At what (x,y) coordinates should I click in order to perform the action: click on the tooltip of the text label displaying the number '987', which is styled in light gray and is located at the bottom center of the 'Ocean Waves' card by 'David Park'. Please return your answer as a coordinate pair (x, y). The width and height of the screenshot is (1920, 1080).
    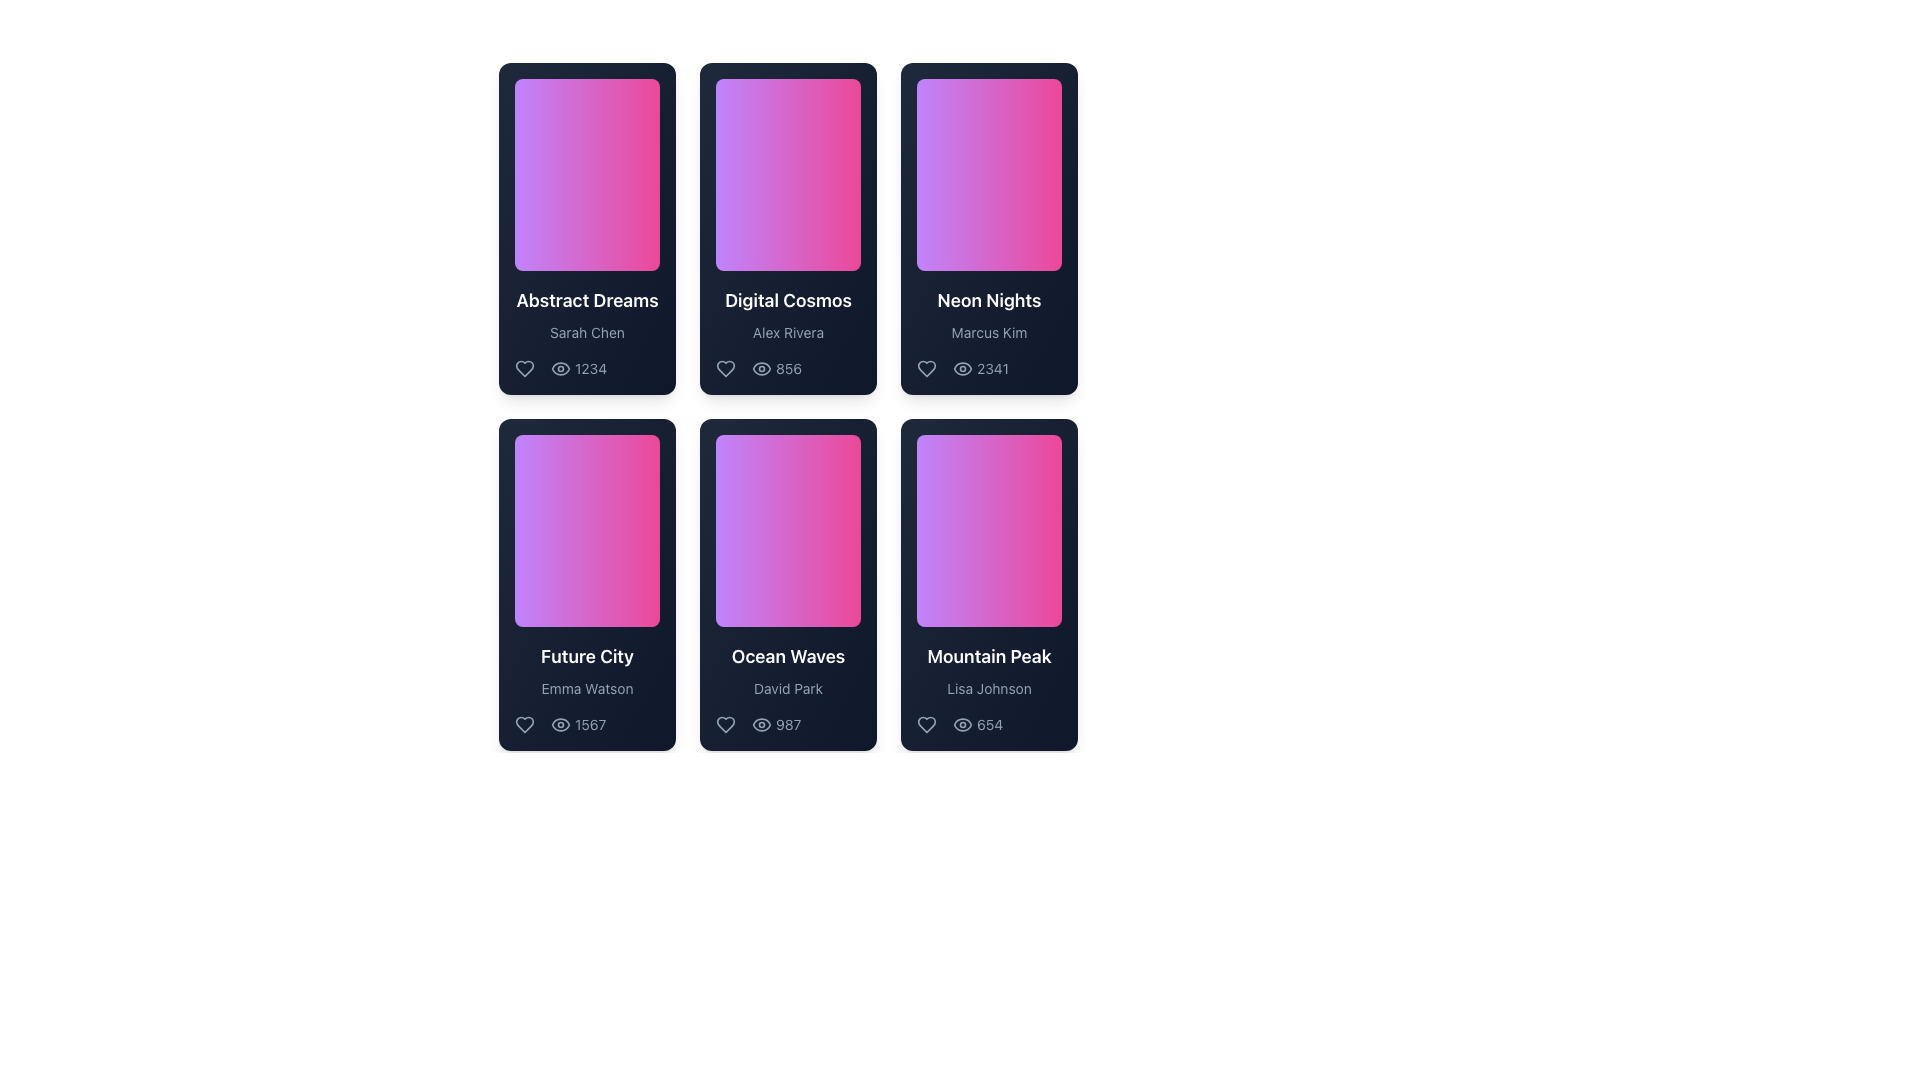
    Looking at the image, I should click on (787, 725).